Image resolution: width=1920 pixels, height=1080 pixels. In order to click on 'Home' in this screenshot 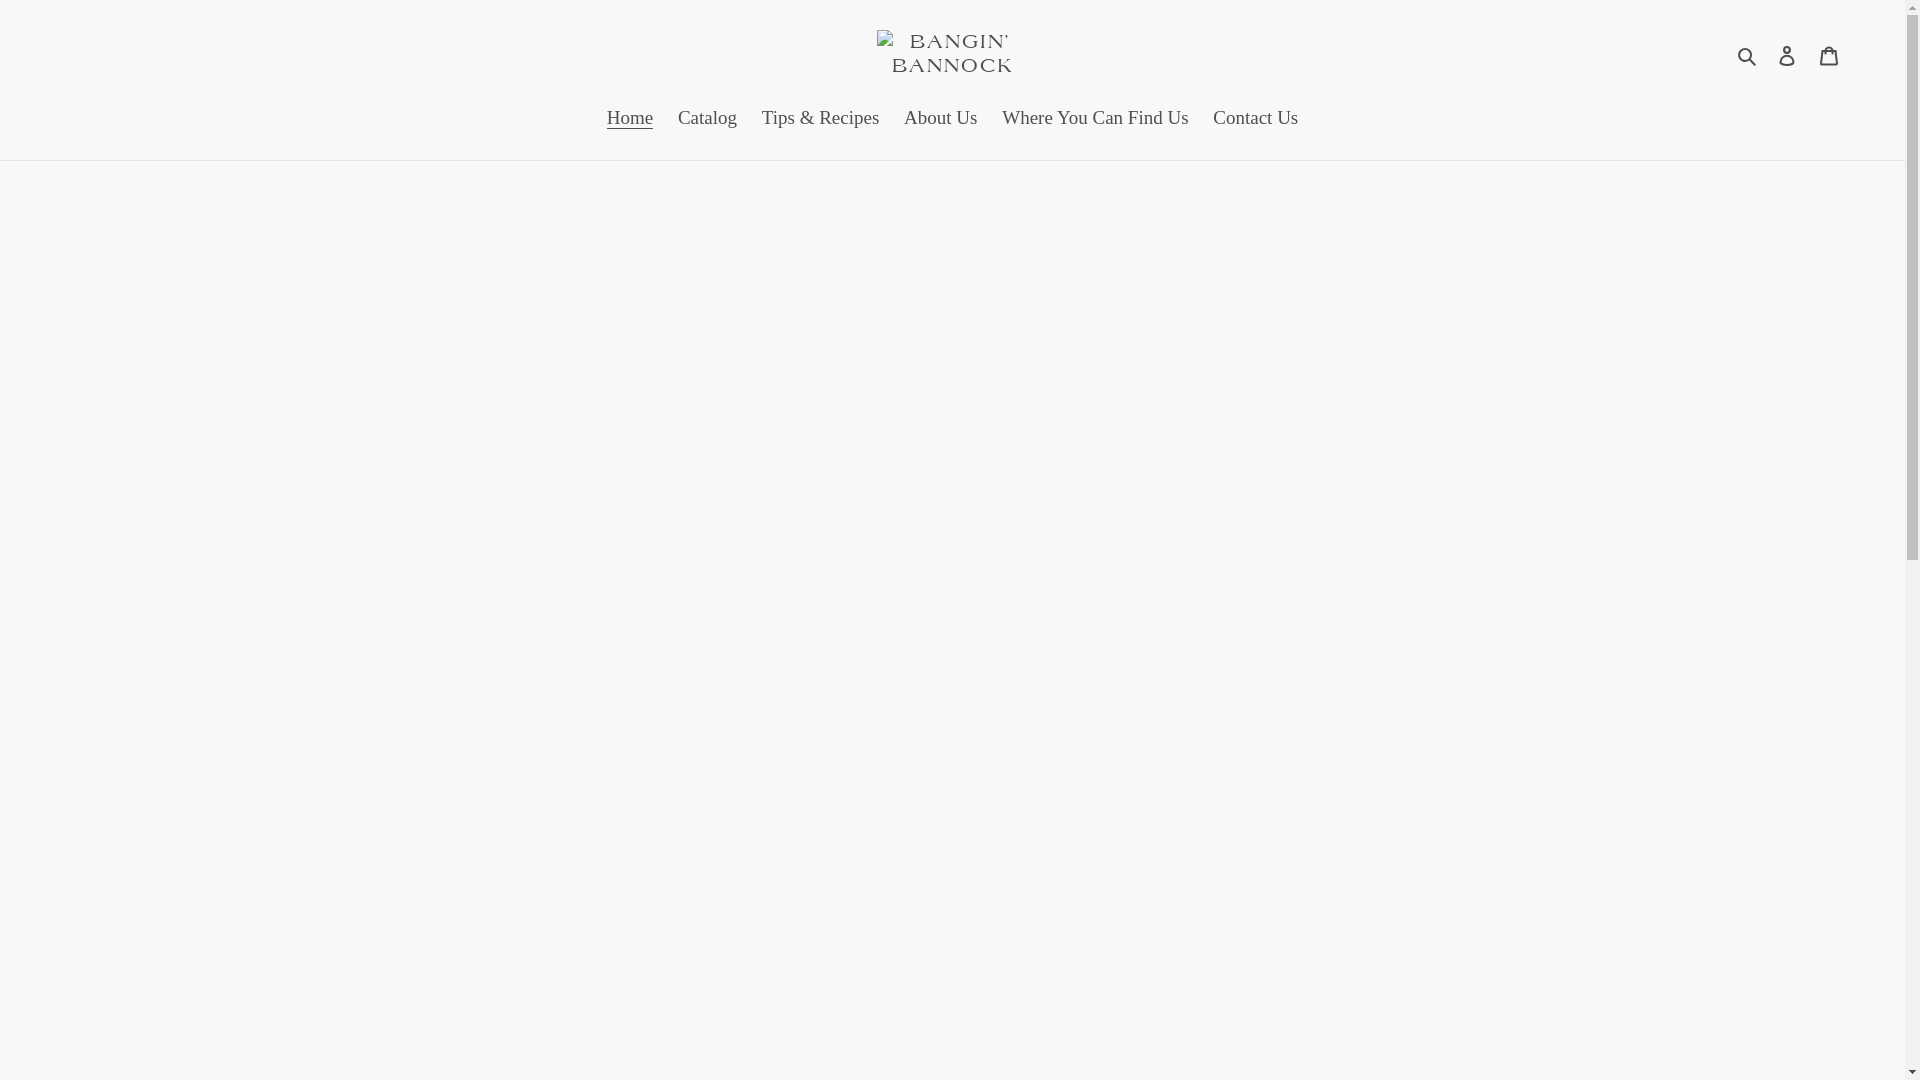, I will do `click(628, 119)`.